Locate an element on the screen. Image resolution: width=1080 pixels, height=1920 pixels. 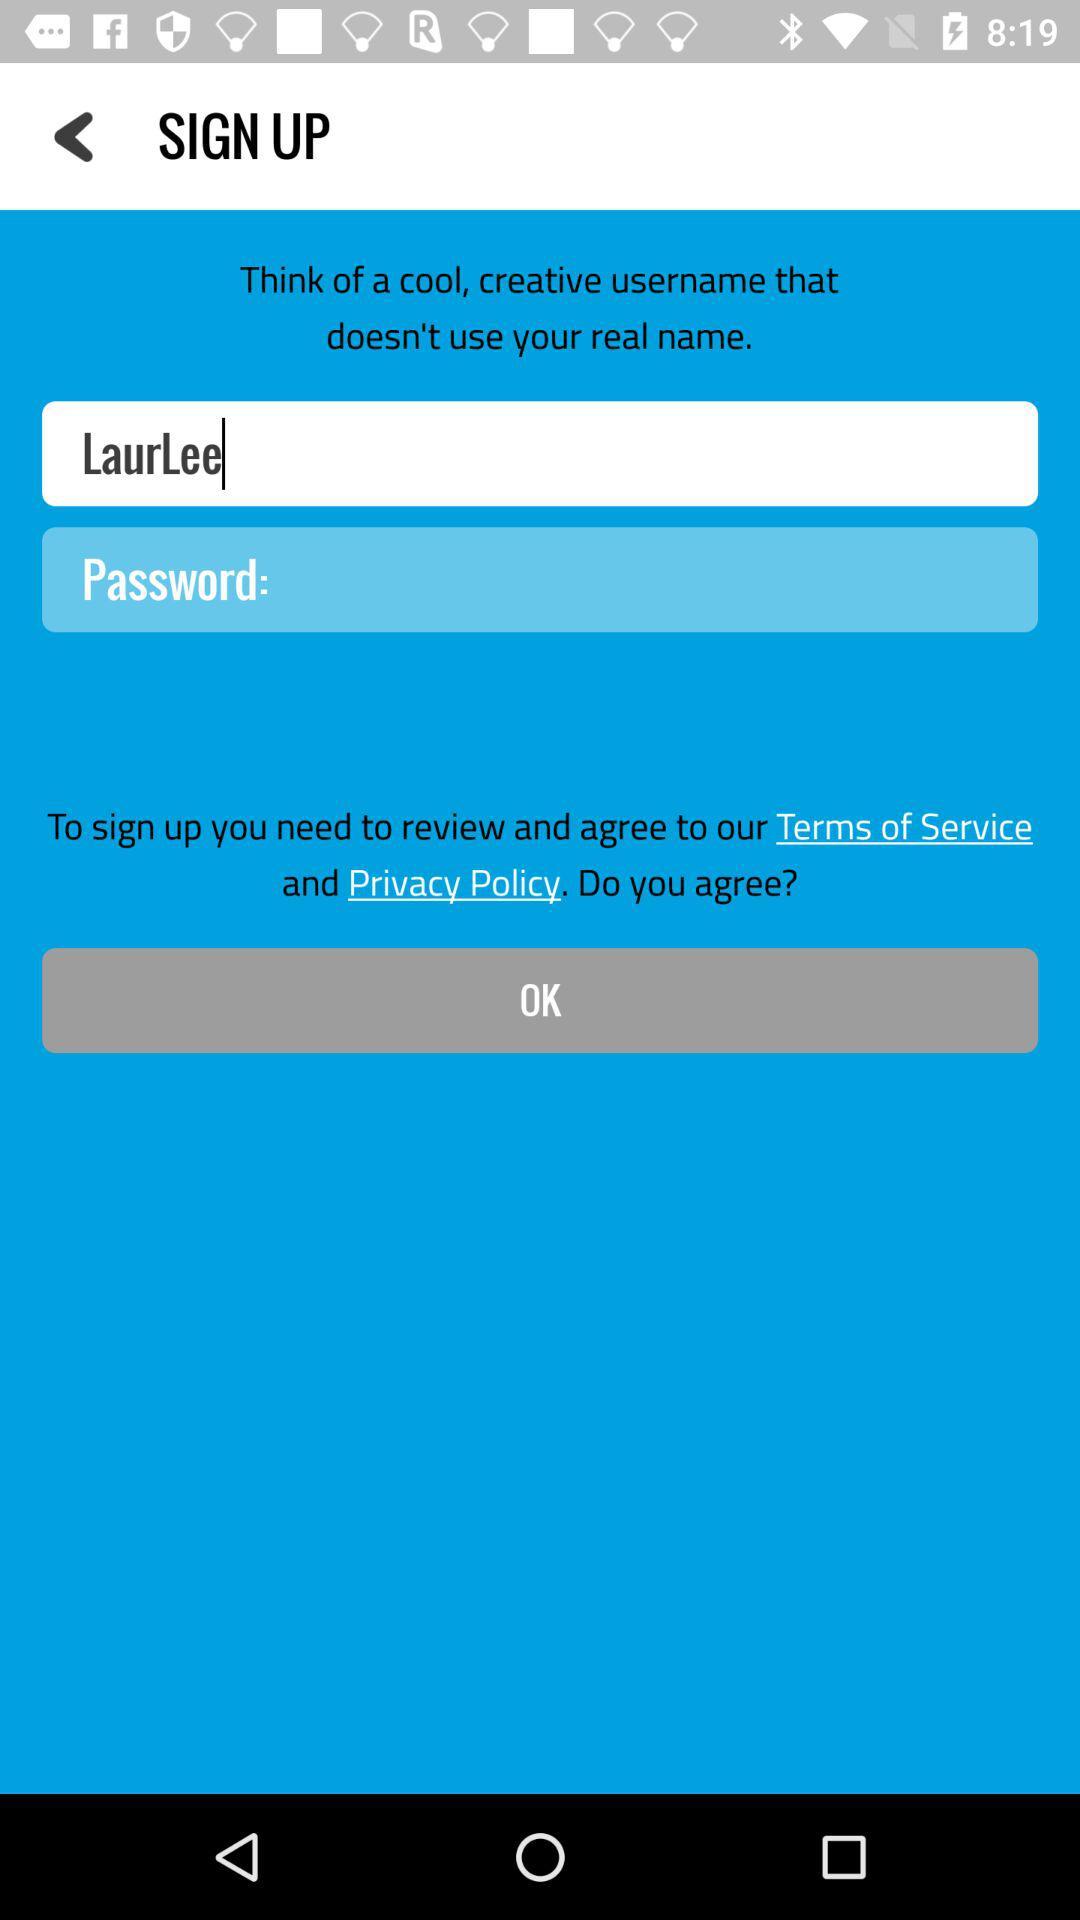
password is located at coordinates (540, 578).